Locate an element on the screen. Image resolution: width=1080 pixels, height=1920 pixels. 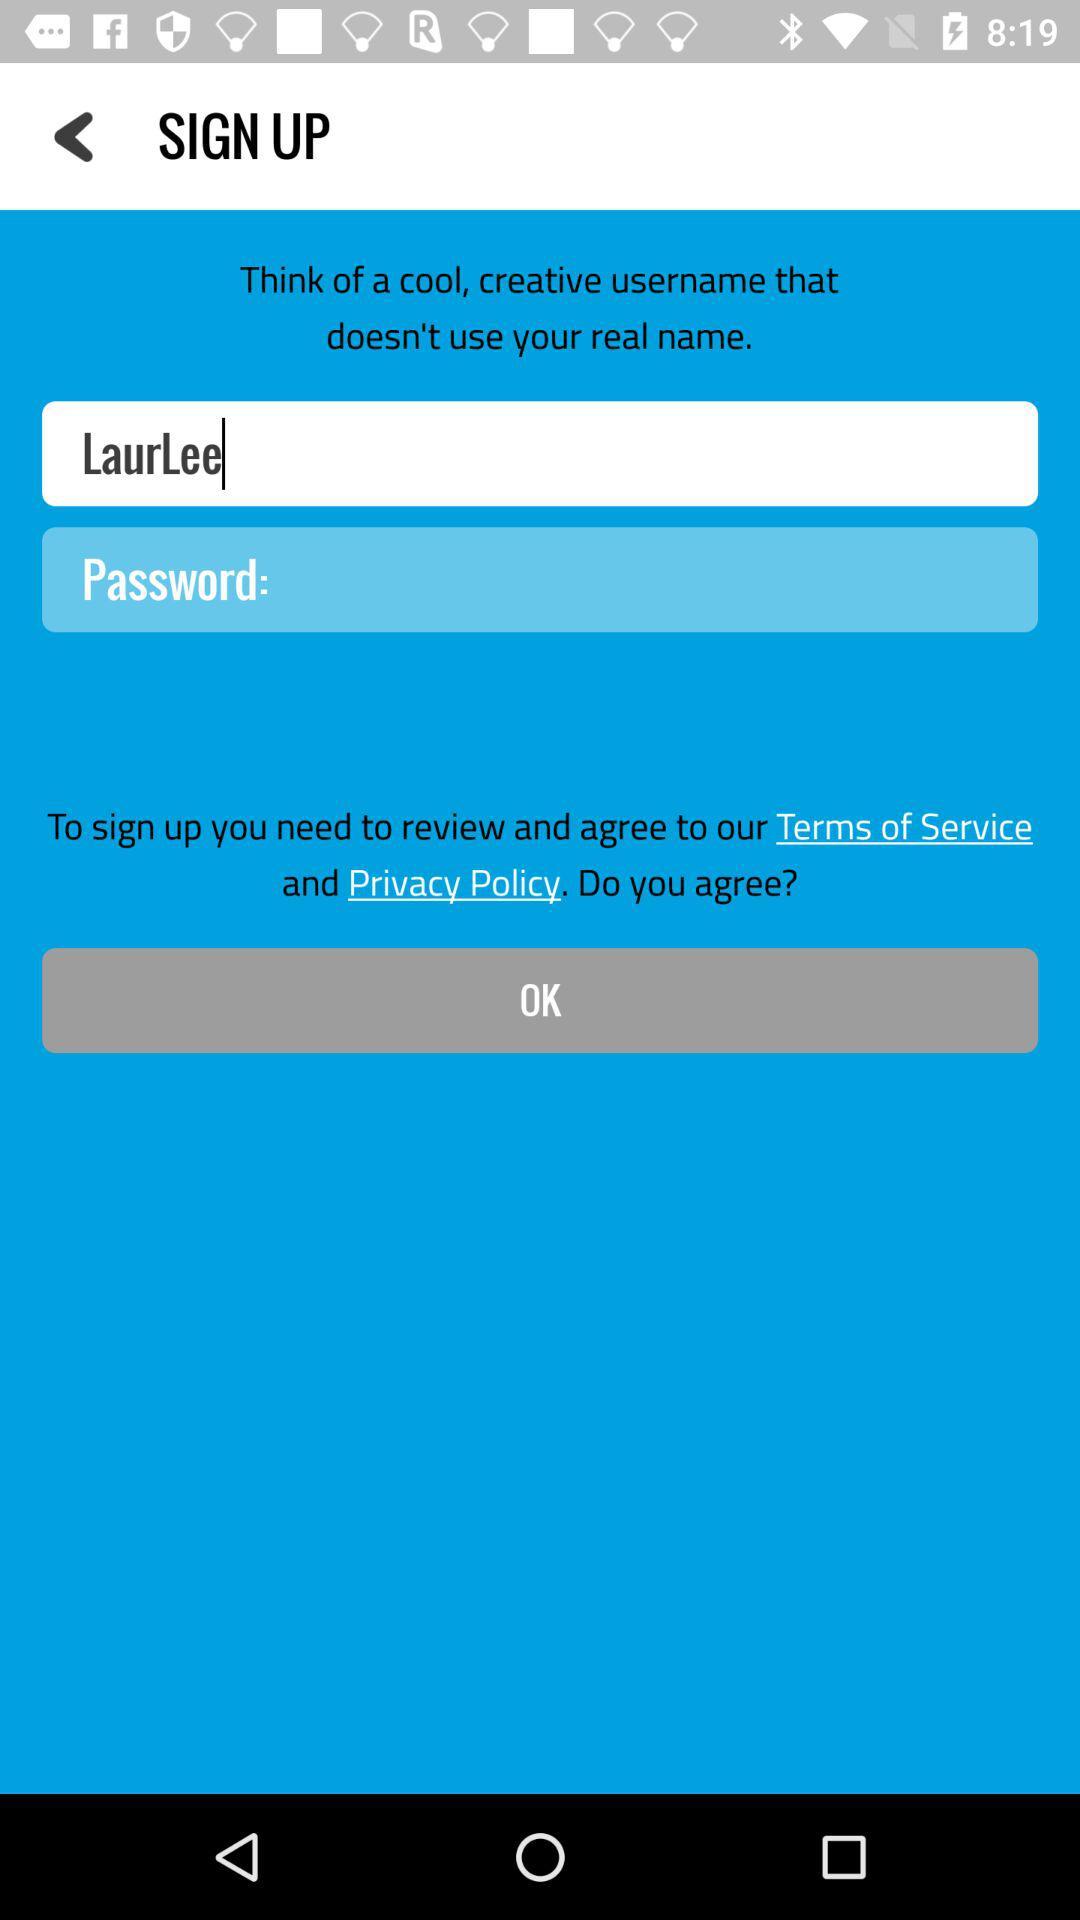
password is located at coordinates (540, 578).